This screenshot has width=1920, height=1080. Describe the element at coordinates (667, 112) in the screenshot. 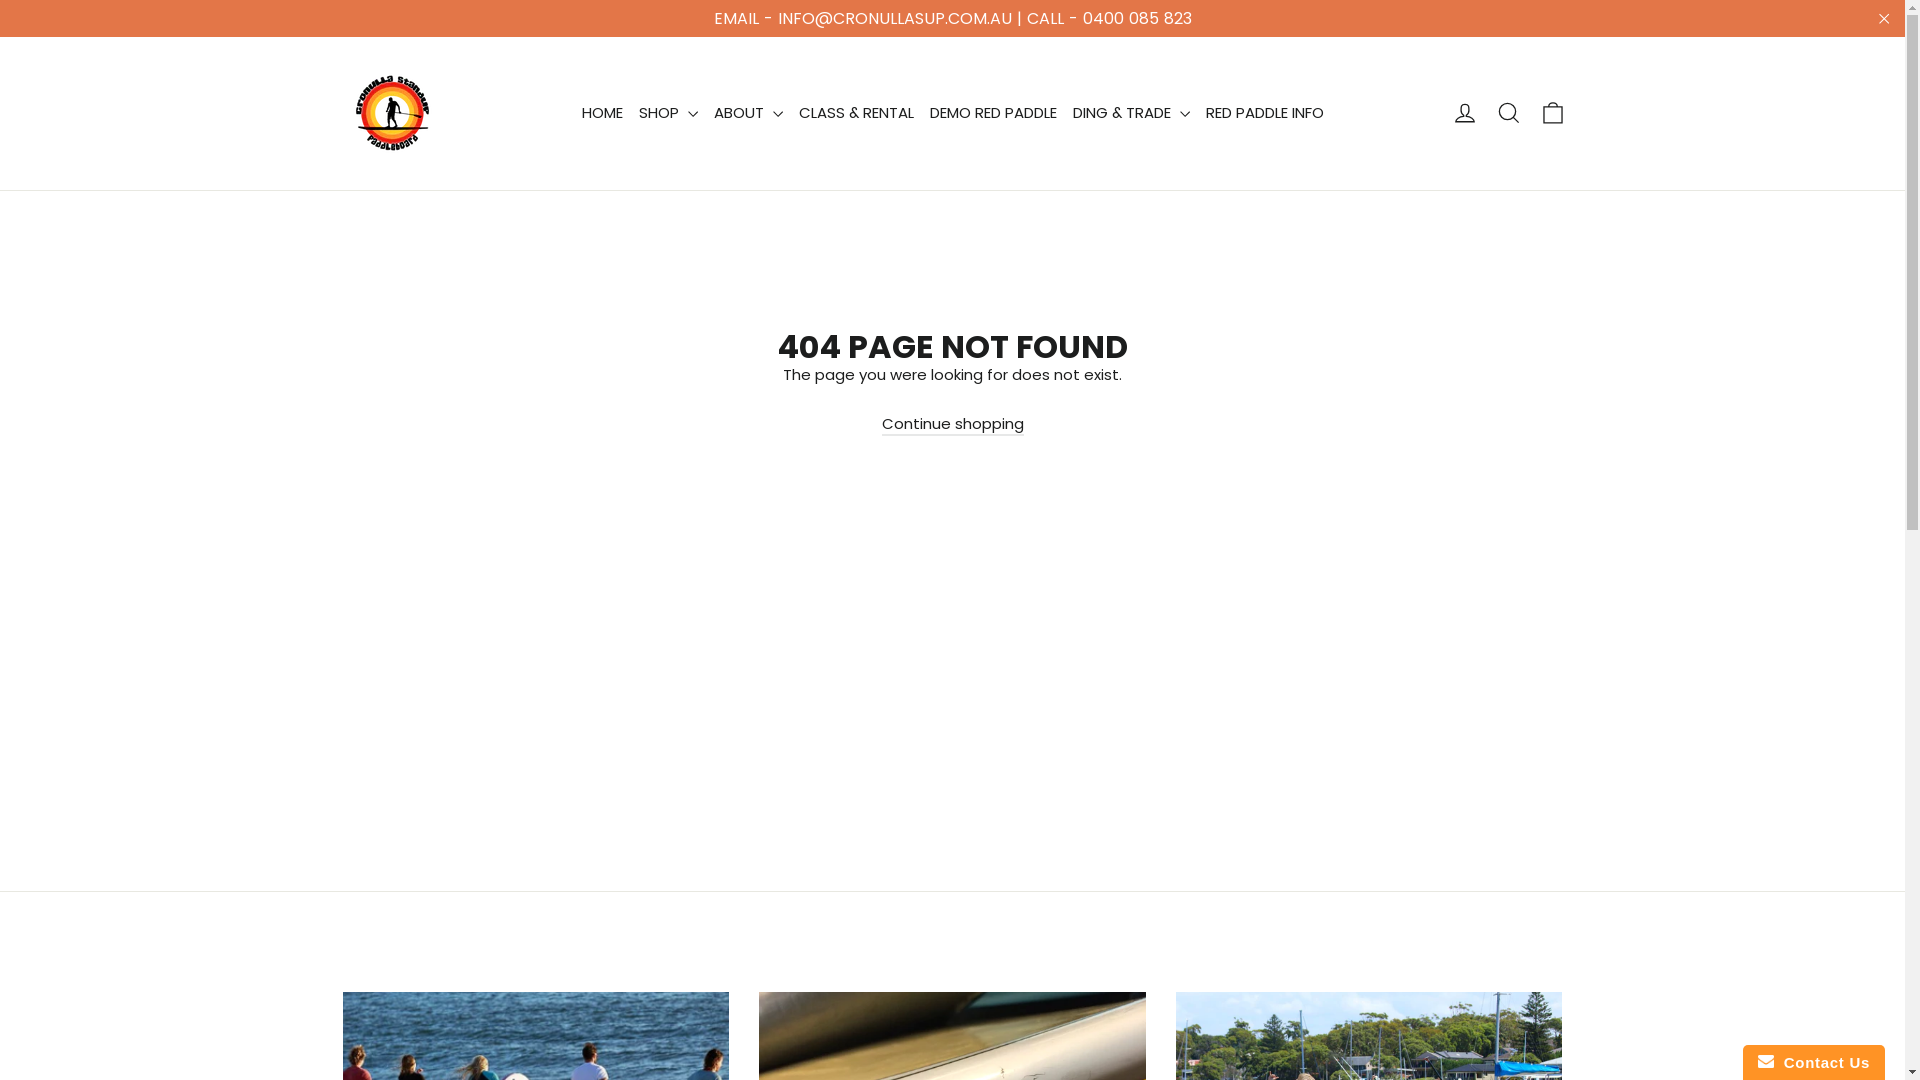

I see `'SHOP'` at that location.